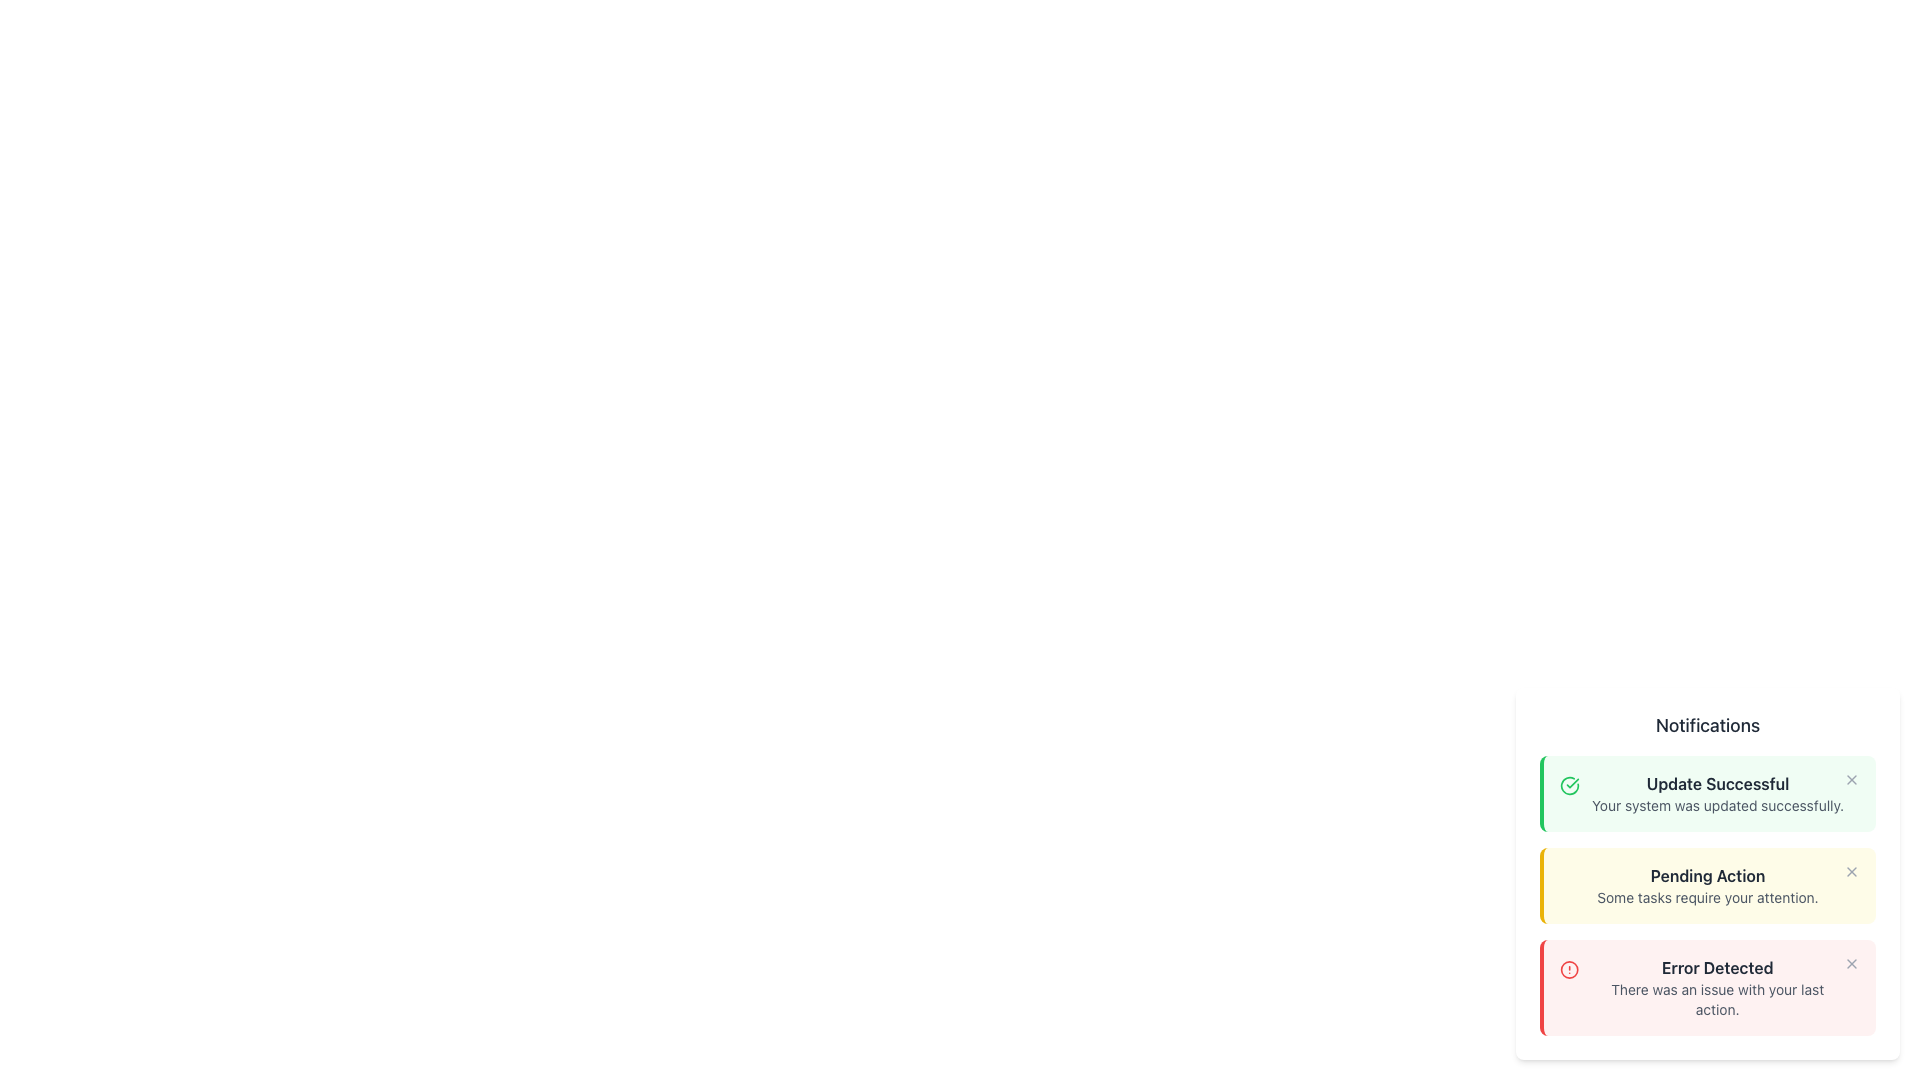 Image resolution: width=1920 pixels, height=1080 pixels. What do you see at coordinates (1708, 793) in the screenshot?
I see `the topmost notification box that informs the user of a successful system update, located near the top-center-right of the notification panel` at bounding box center [1708, 793].